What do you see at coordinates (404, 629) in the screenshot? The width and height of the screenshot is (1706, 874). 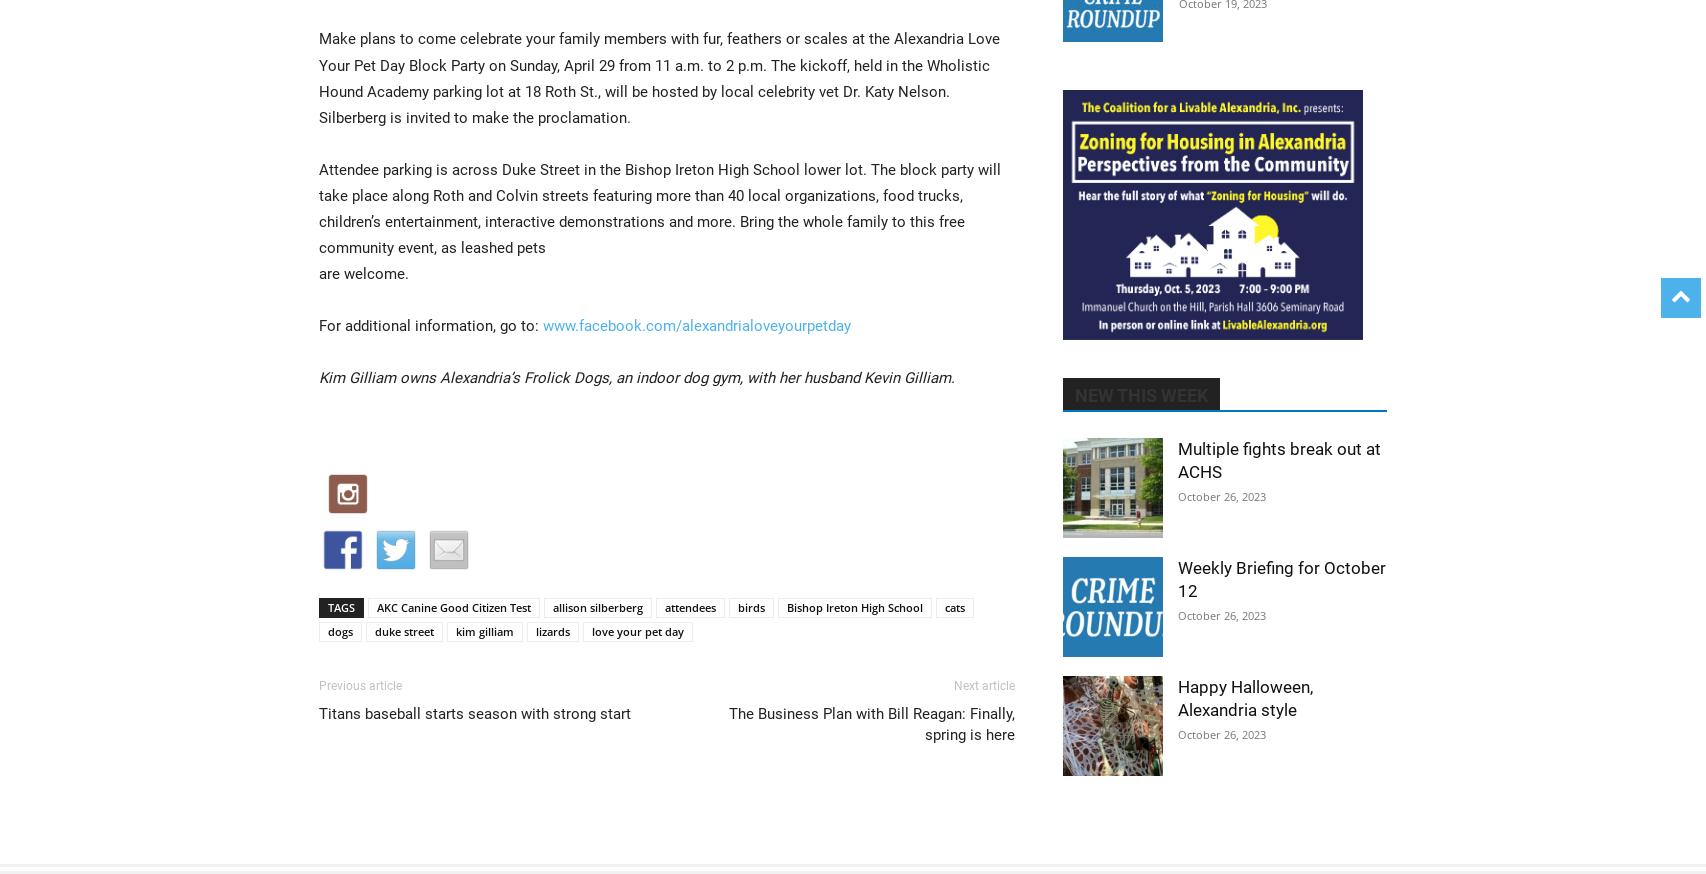 I see `'duke street'` at bounding box center [404, 629].